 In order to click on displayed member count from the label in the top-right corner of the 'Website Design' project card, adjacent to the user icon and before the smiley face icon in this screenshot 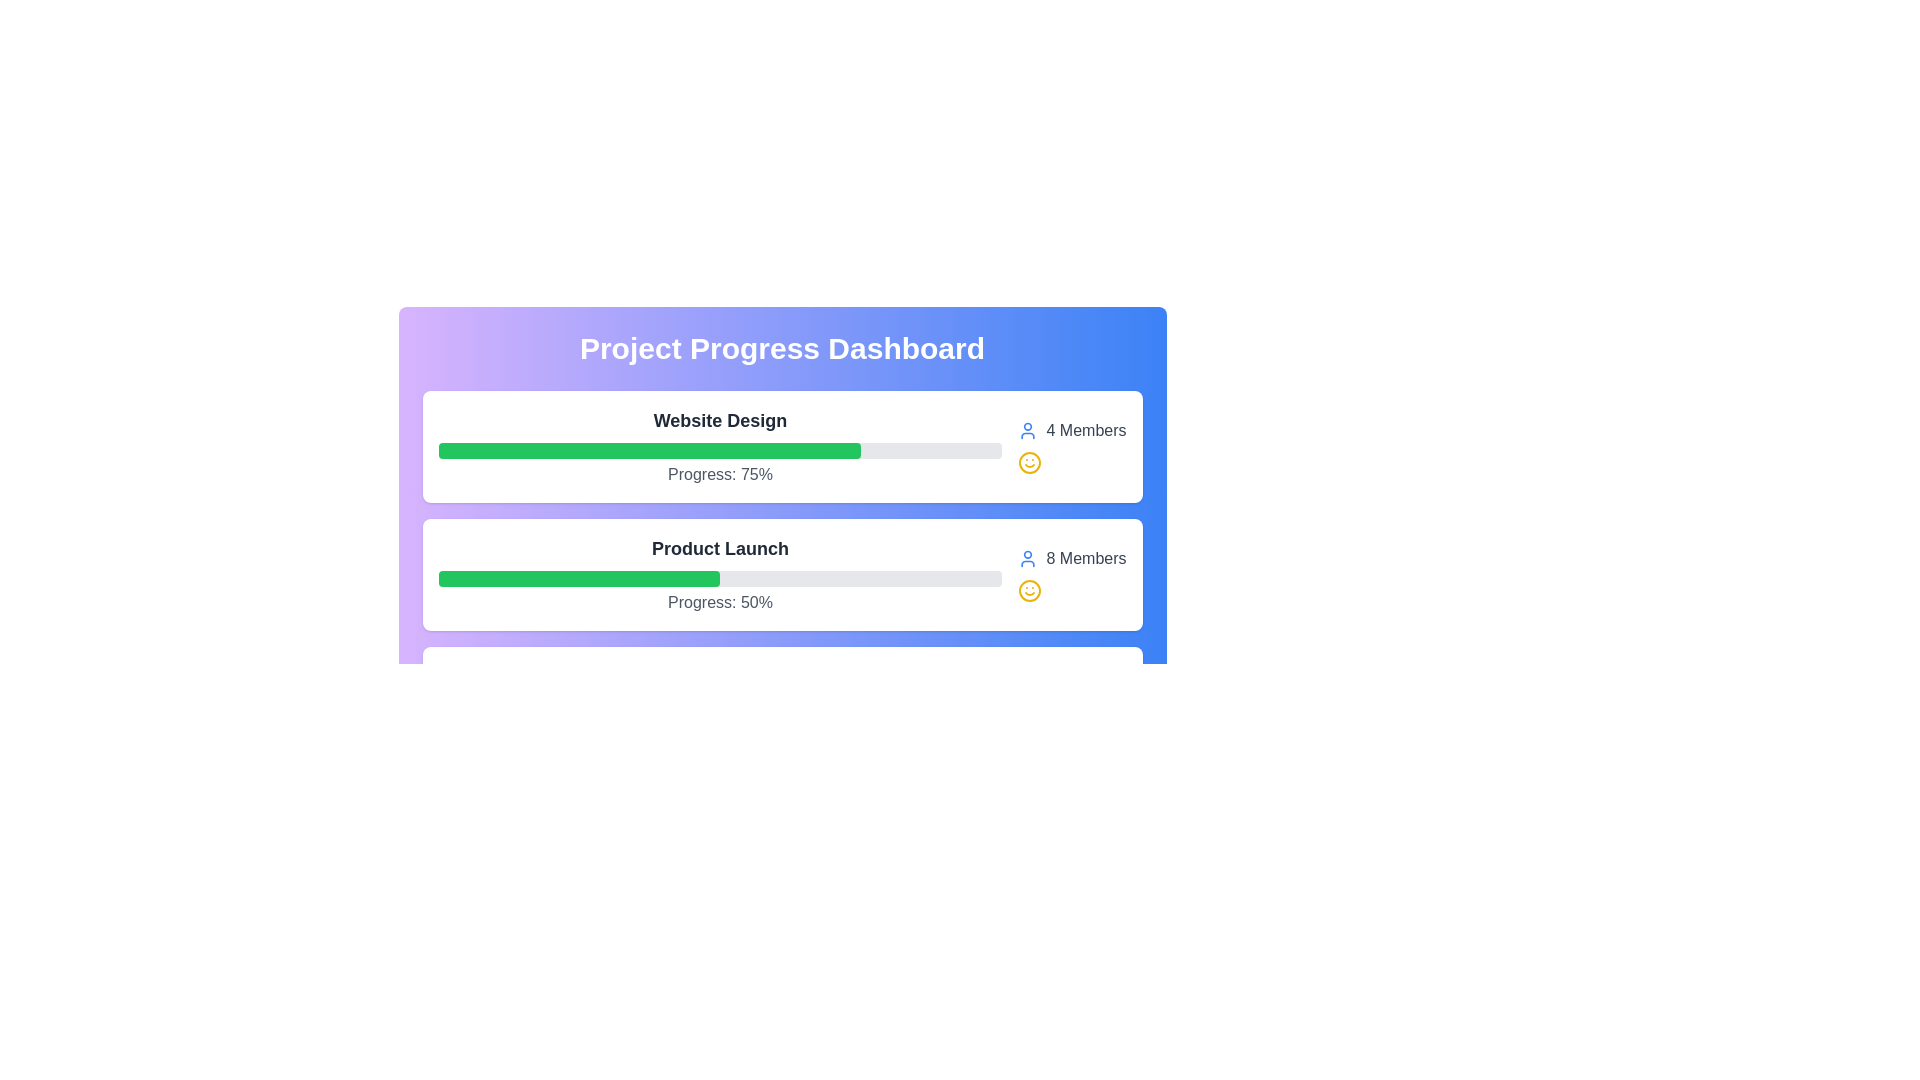, I will do `click(1085, 430)`.